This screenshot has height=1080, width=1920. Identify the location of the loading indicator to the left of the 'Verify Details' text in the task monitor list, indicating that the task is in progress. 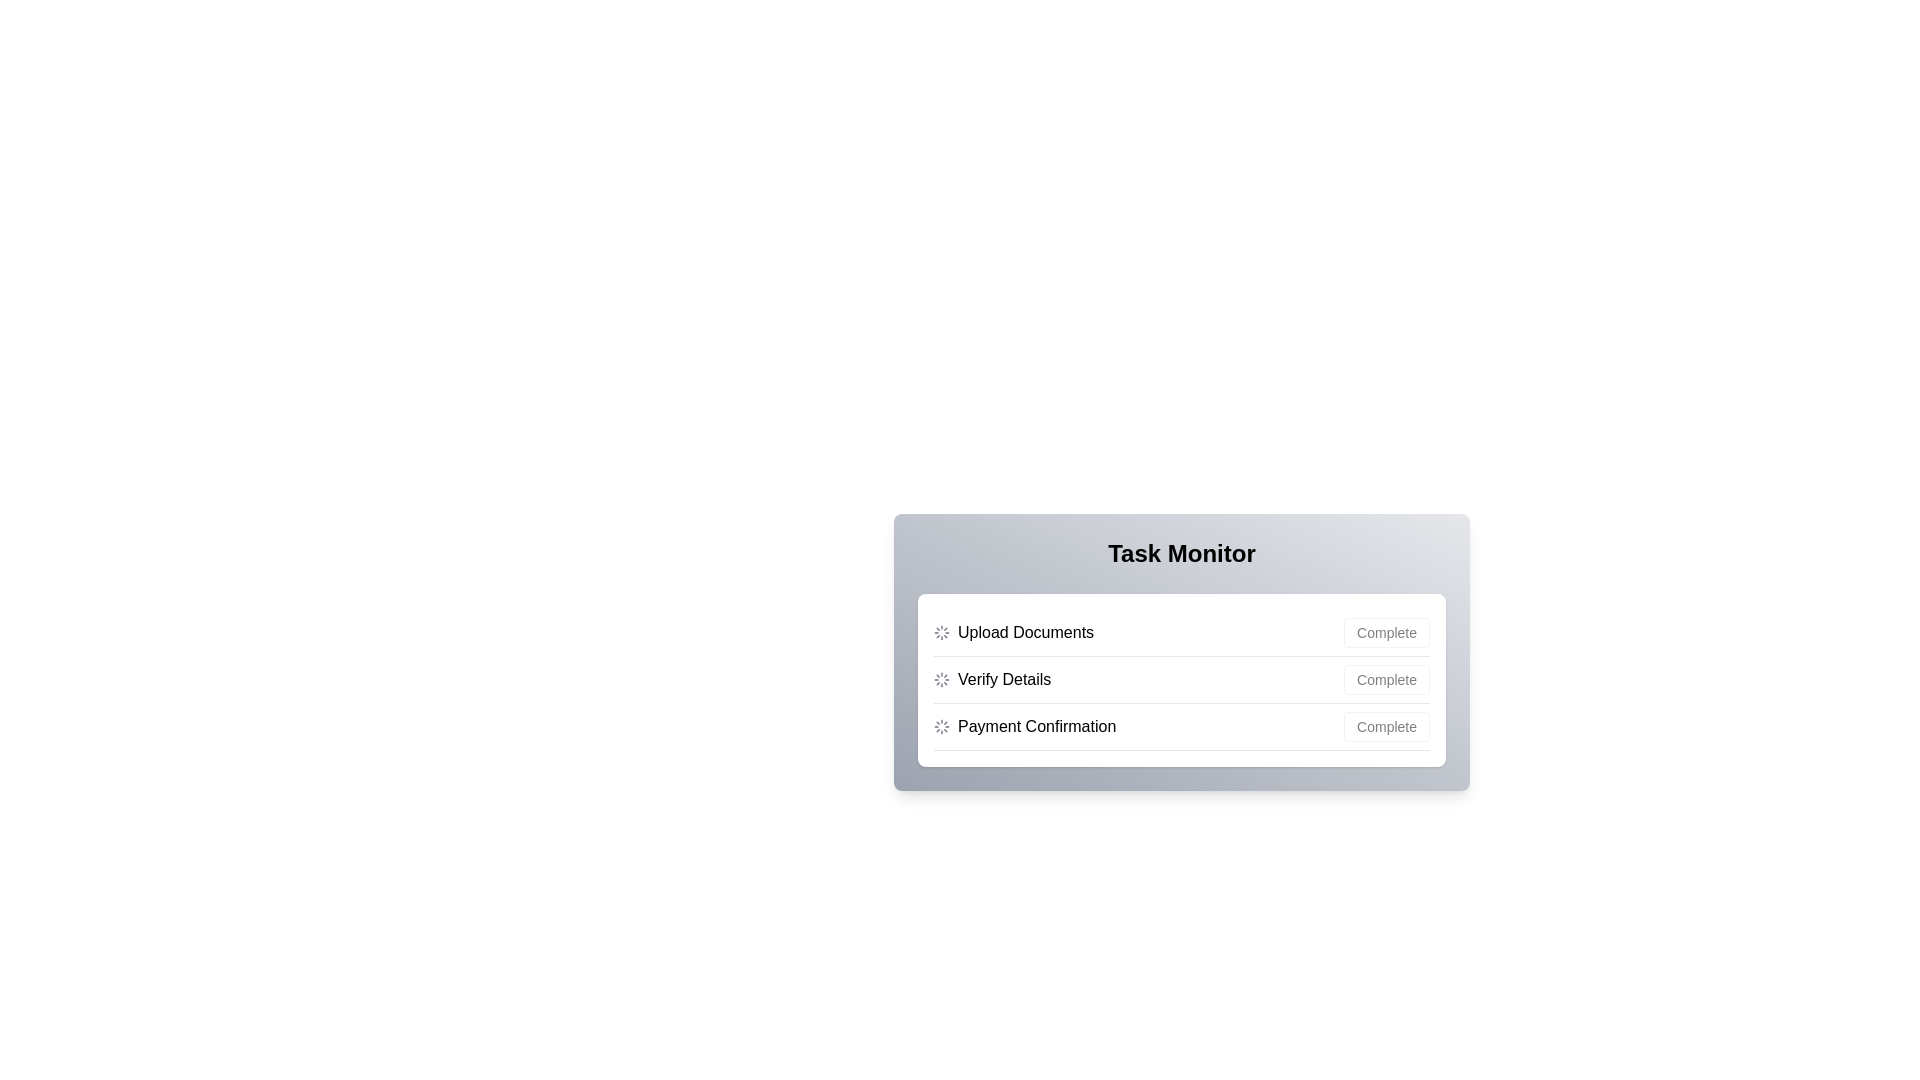
(940, 678).